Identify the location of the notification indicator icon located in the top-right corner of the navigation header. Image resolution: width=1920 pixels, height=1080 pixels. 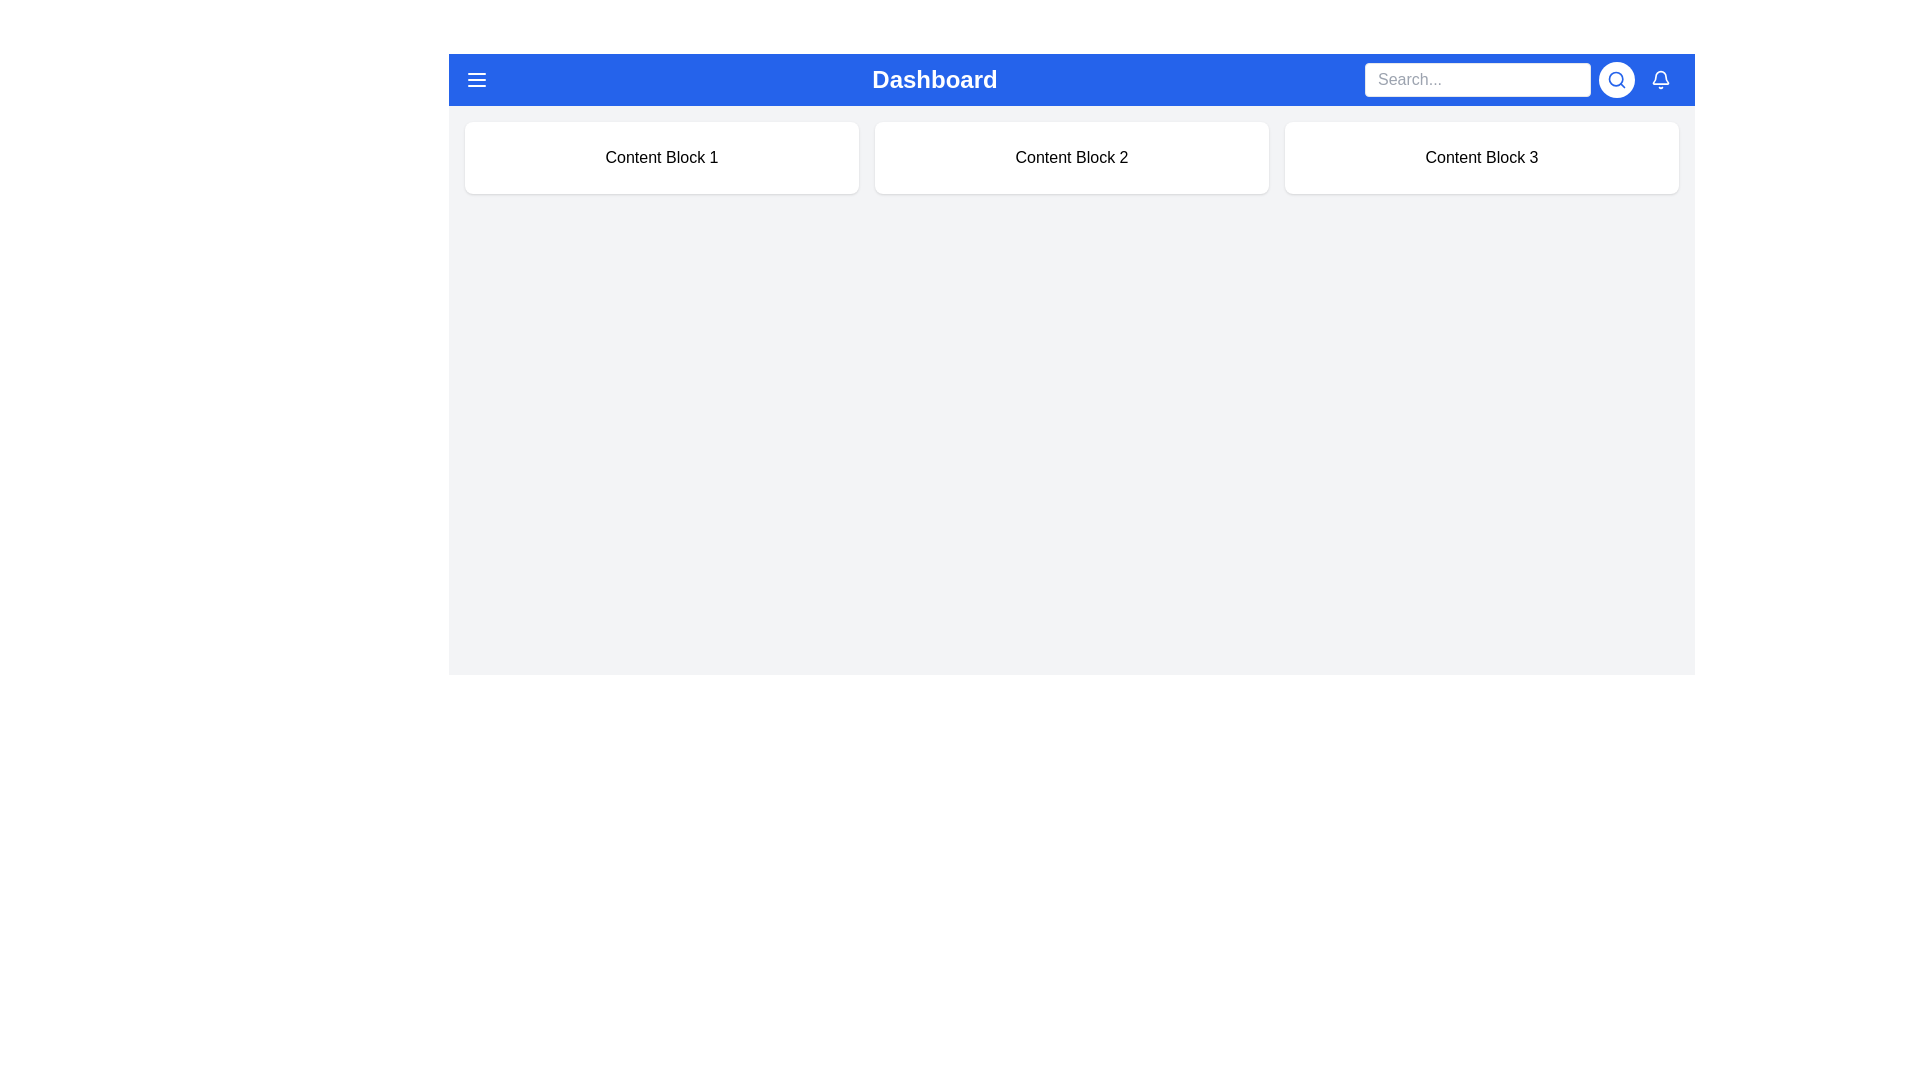
(1660, 79).